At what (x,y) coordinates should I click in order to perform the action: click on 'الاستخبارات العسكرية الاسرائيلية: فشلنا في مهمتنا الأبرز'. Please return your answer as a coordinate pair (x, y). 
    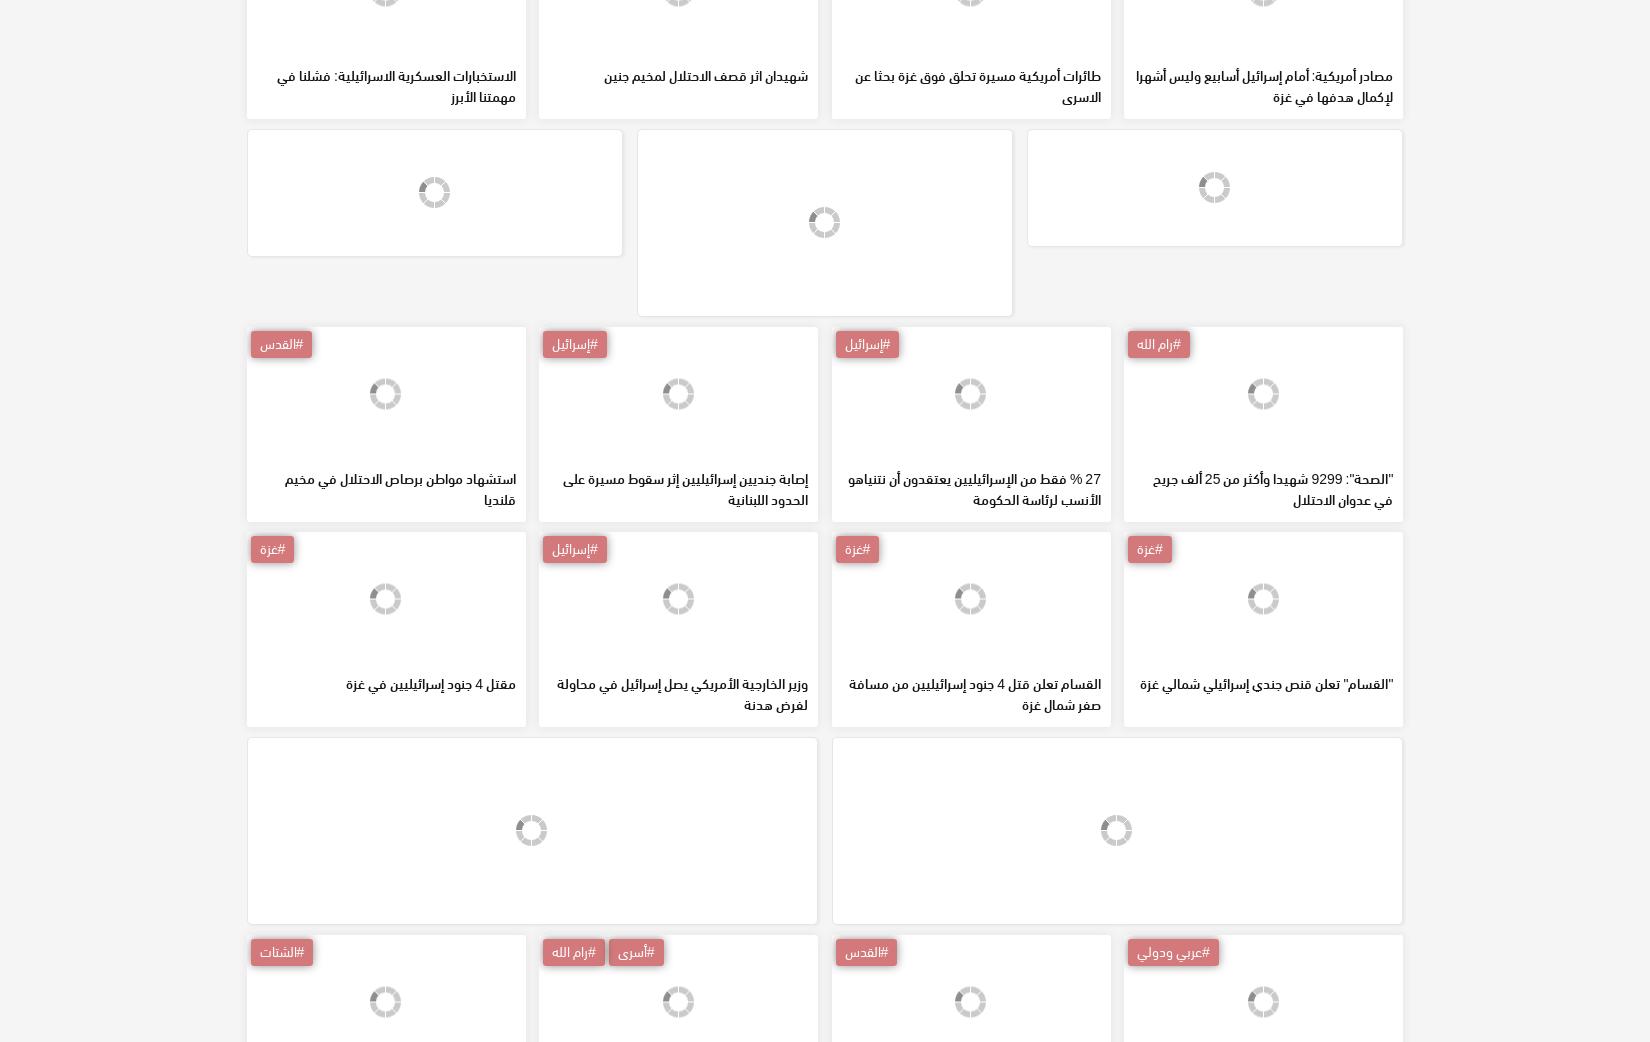
    Looking at the image, I should click on (396, 228).